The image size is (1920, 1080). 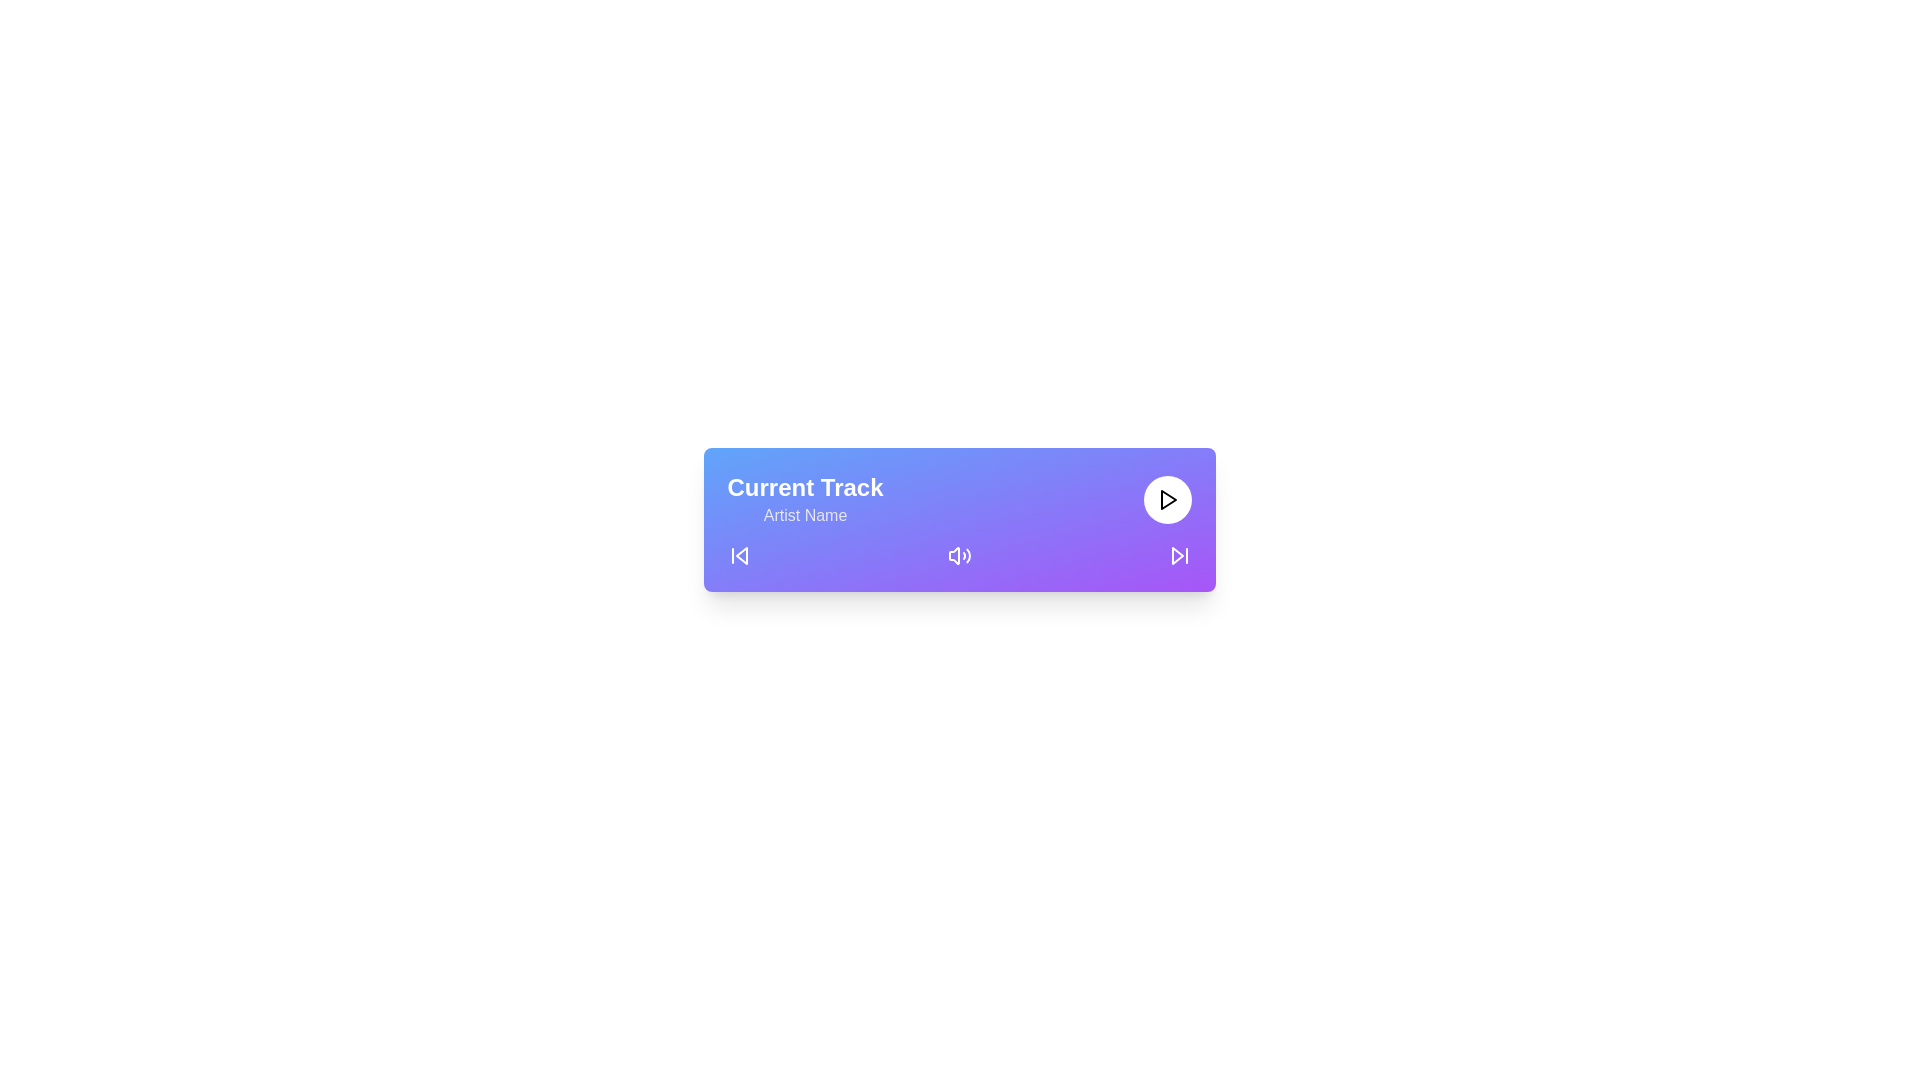 What do you see at coordinates (740, 555) in the screenshot?
I see `the backward action icon, which is a thin outlined left arrow positioned at the bottom left of the interface` at bounding box center [740, 555].